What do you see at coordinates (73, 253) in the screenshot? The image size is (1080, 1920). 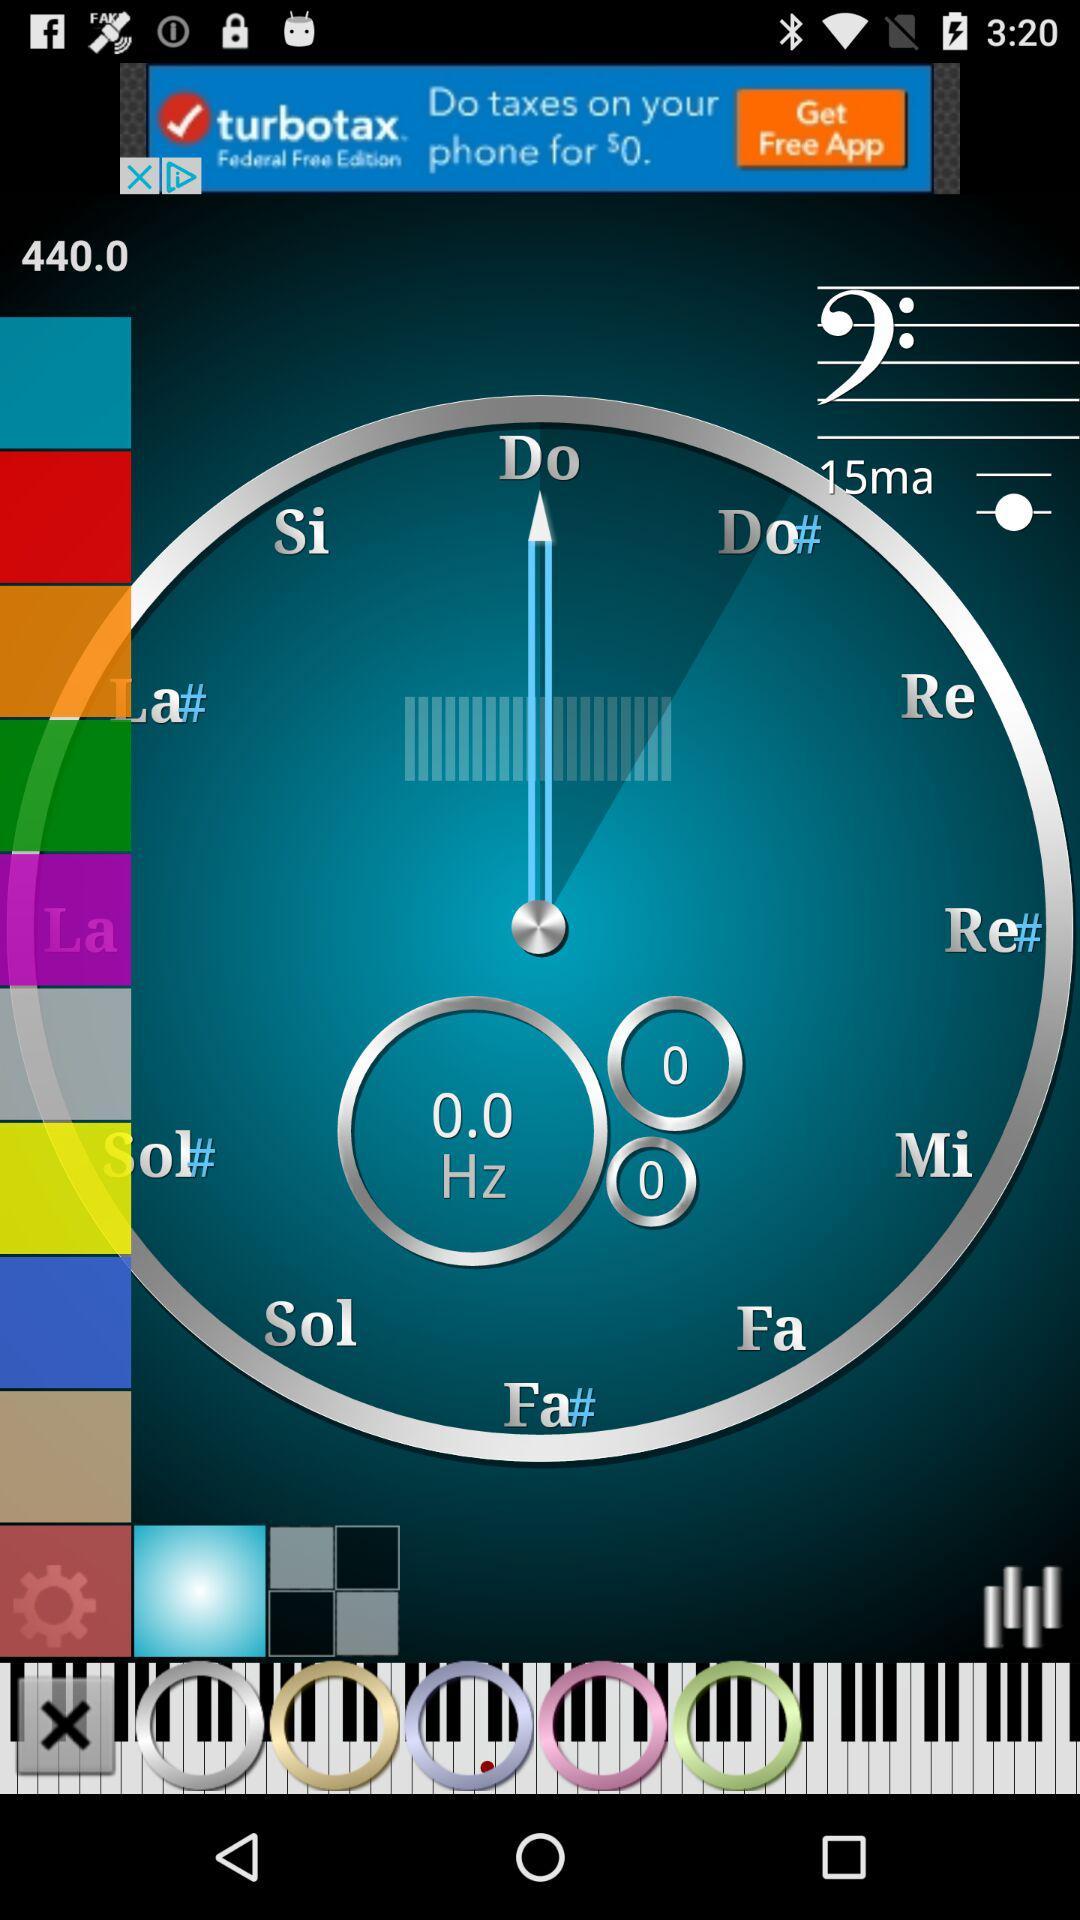 I see `the 440.0 item` at bounding box center [73, 253].